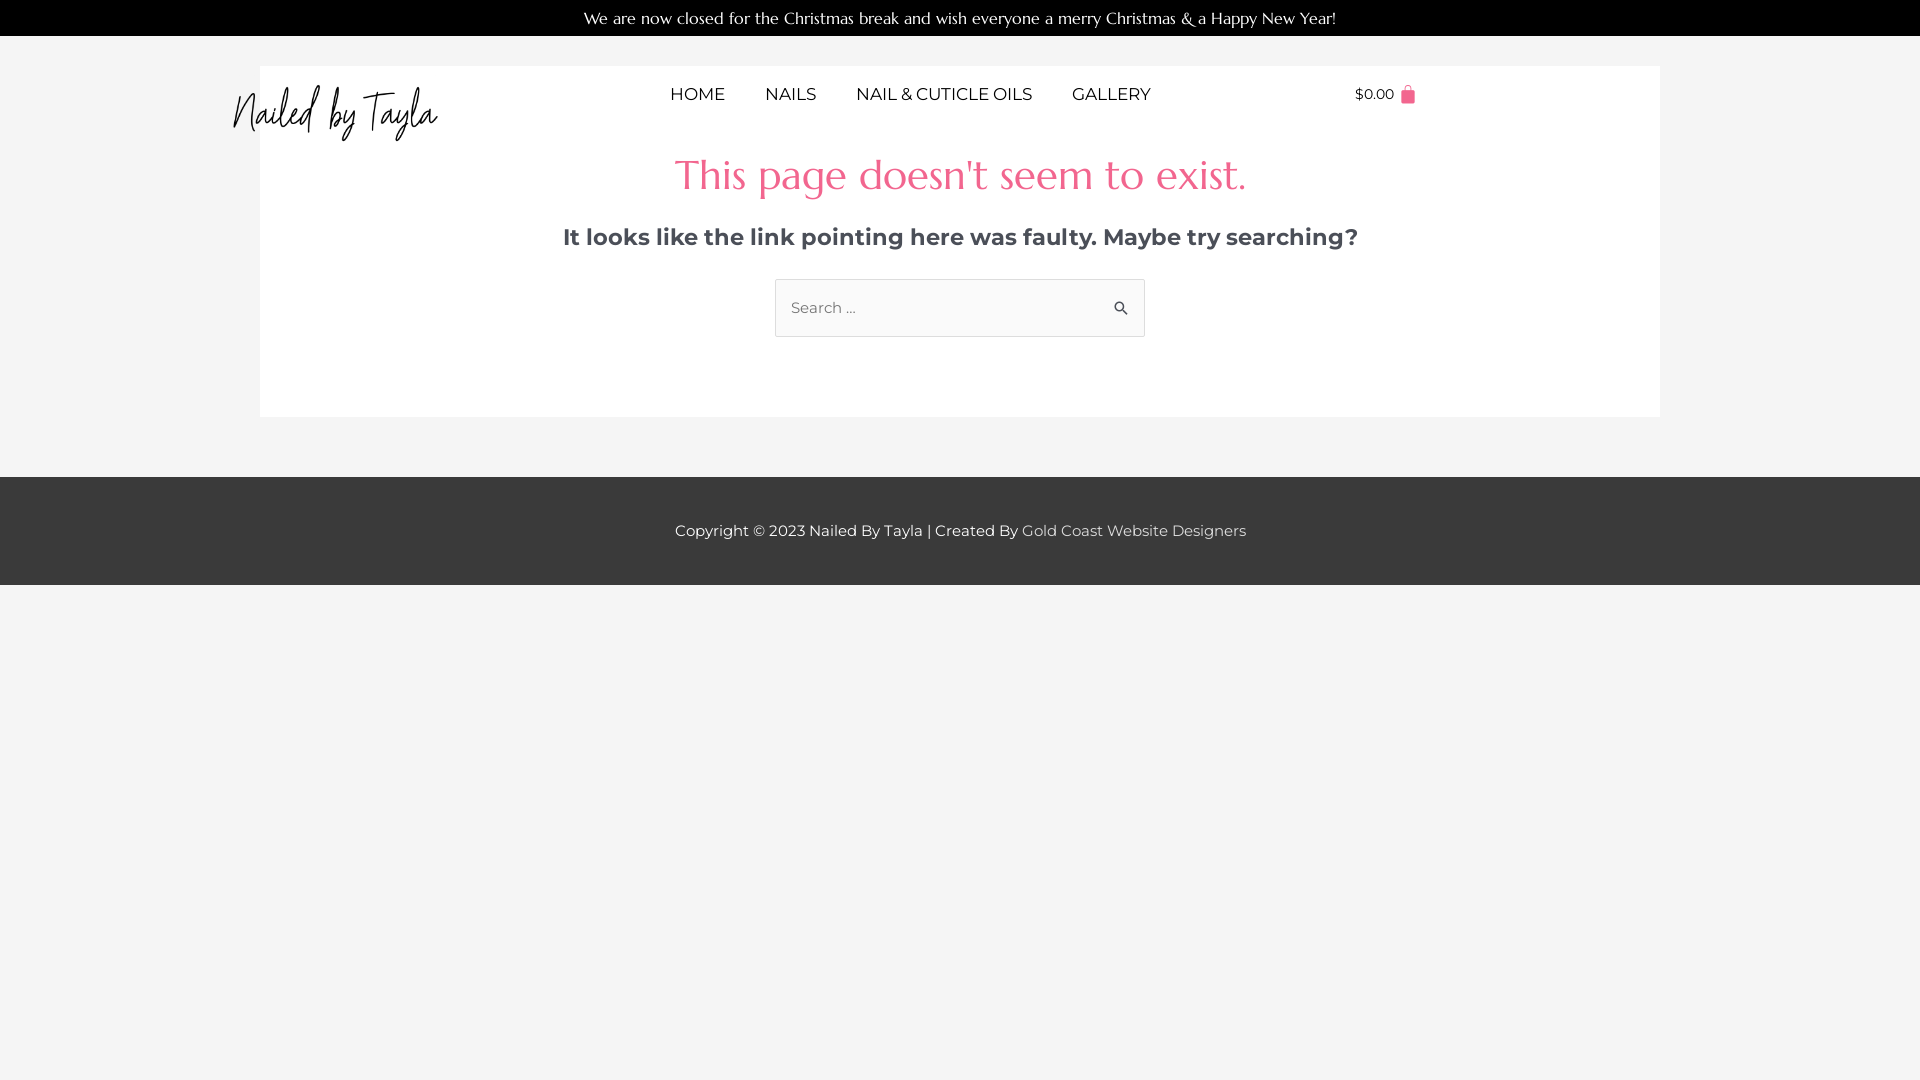  Describe the element at coordinates (1385, 93) in the screenshot. I see `'$0.00'` at that location.